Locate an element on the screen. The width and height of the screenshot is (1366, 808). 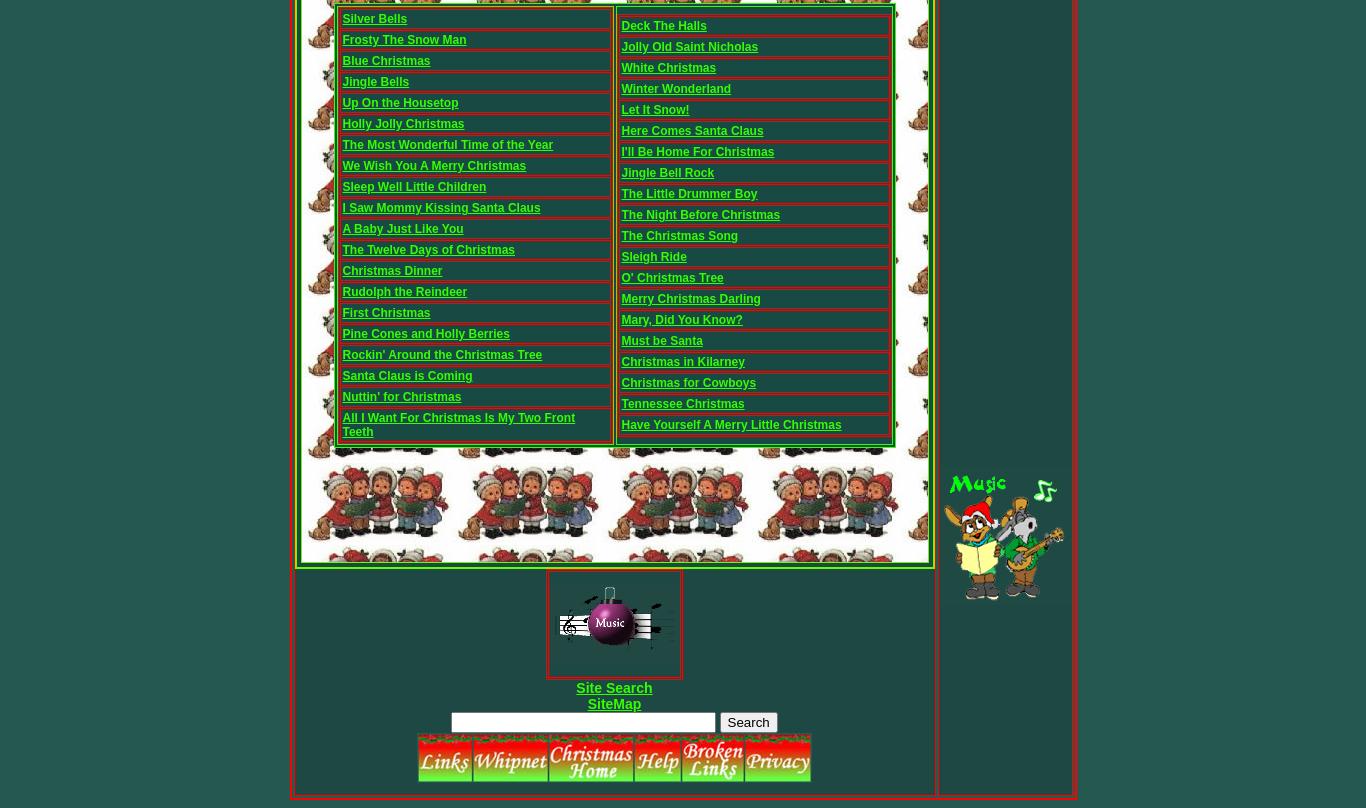
'Blue Christmas' is located at coordinates (385, 61).